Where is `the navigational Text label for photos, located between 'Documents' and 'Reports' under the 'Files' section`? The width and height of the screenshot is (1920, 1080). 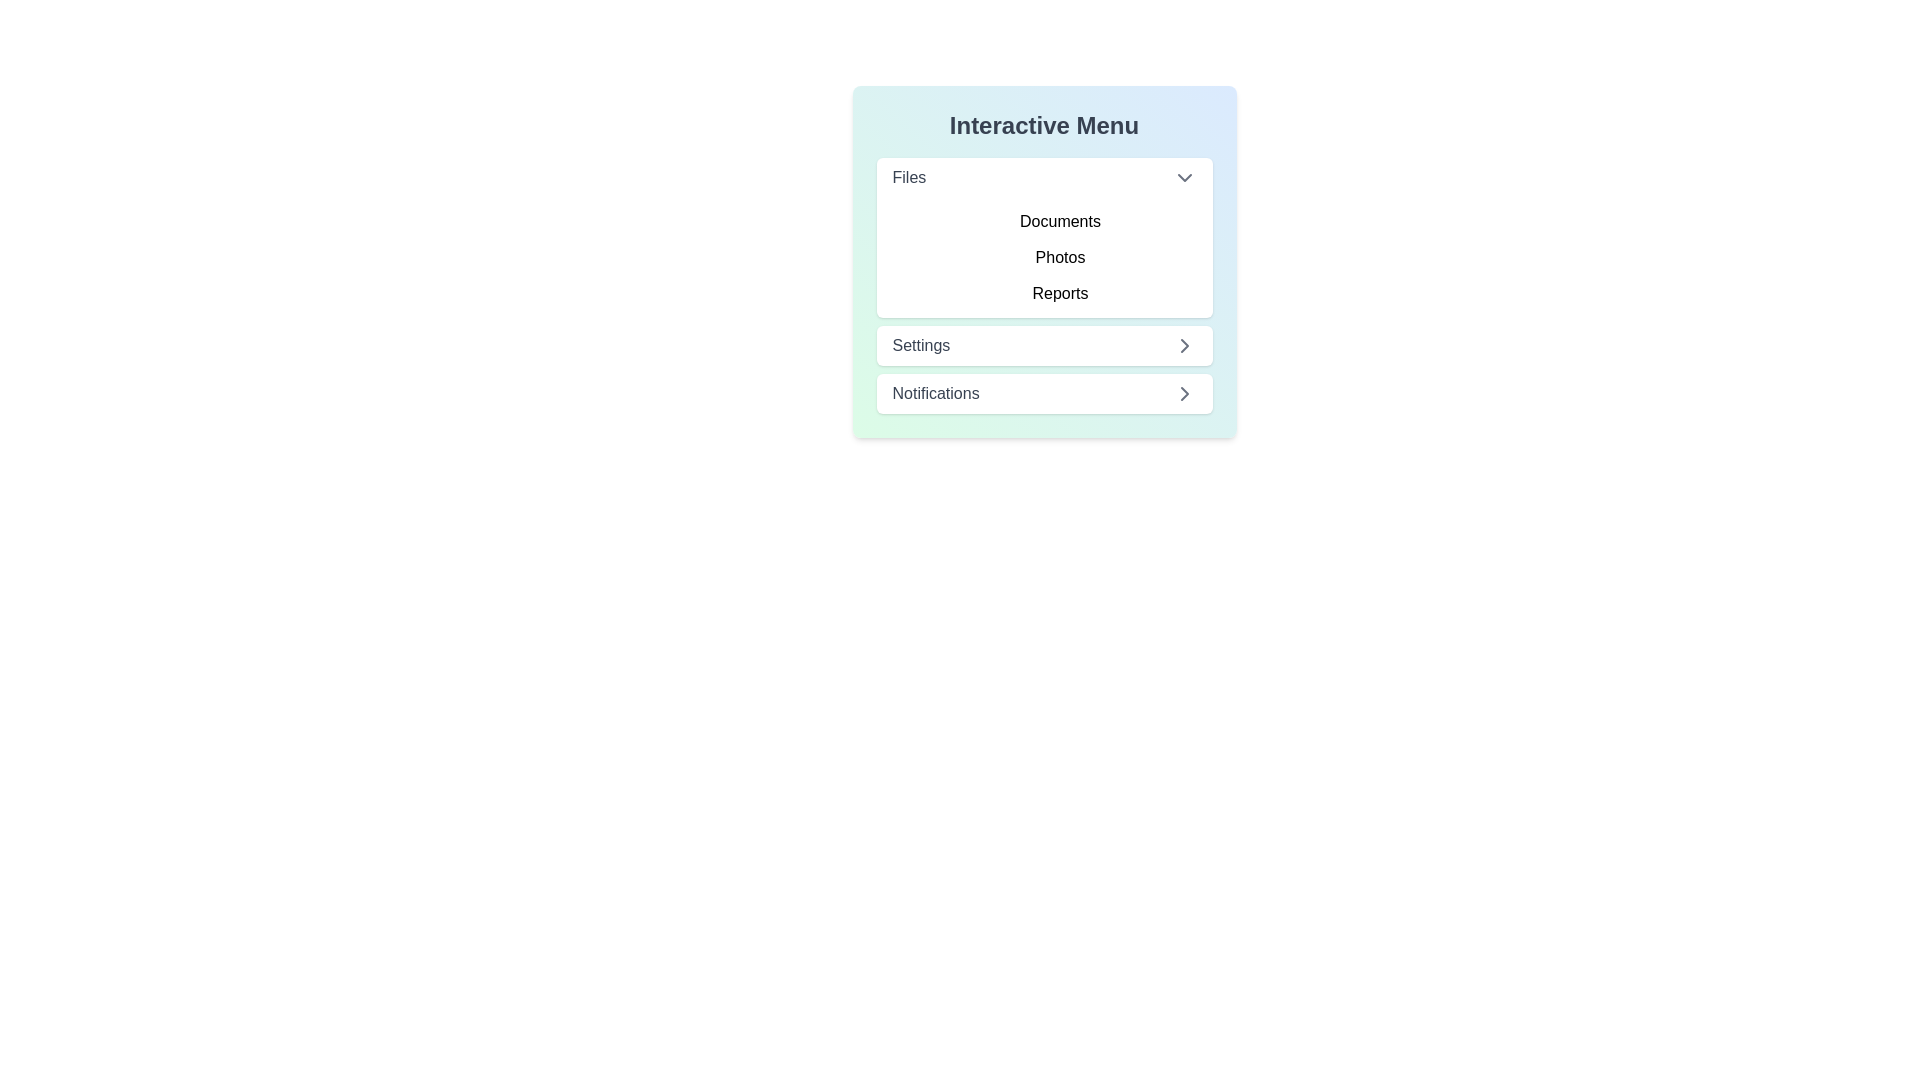 the navigational Text label for photos, located between 'Documents' and 'Reports' under the 'Files' section is located at coordinates (1059, 257).